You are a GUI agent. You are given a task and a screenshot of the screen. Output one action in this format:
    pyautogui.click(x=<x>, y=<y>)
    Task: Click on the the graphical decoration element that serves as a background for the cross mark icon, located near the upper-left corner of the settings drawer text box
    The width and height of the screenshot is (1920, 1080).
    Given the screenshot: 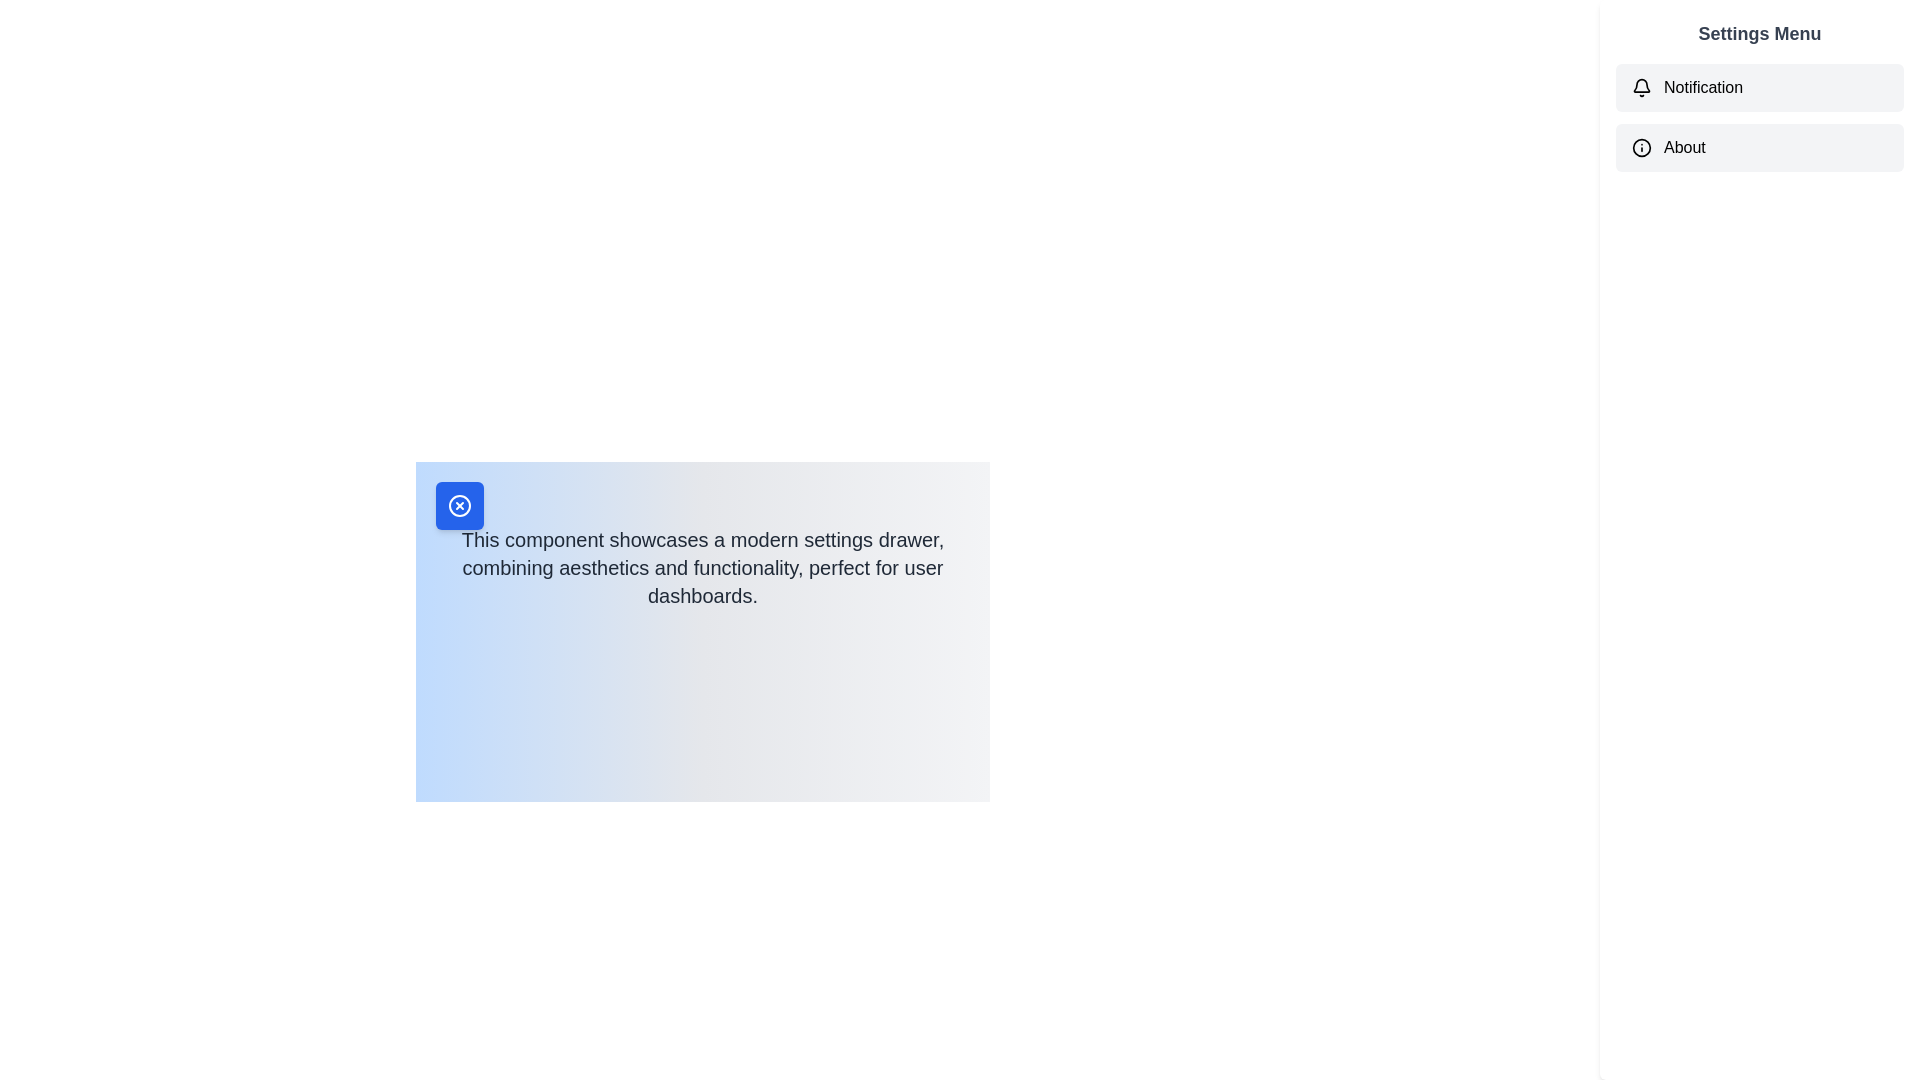 What is the action you would take?
    pyautogui.click(x=459, y=504)
    